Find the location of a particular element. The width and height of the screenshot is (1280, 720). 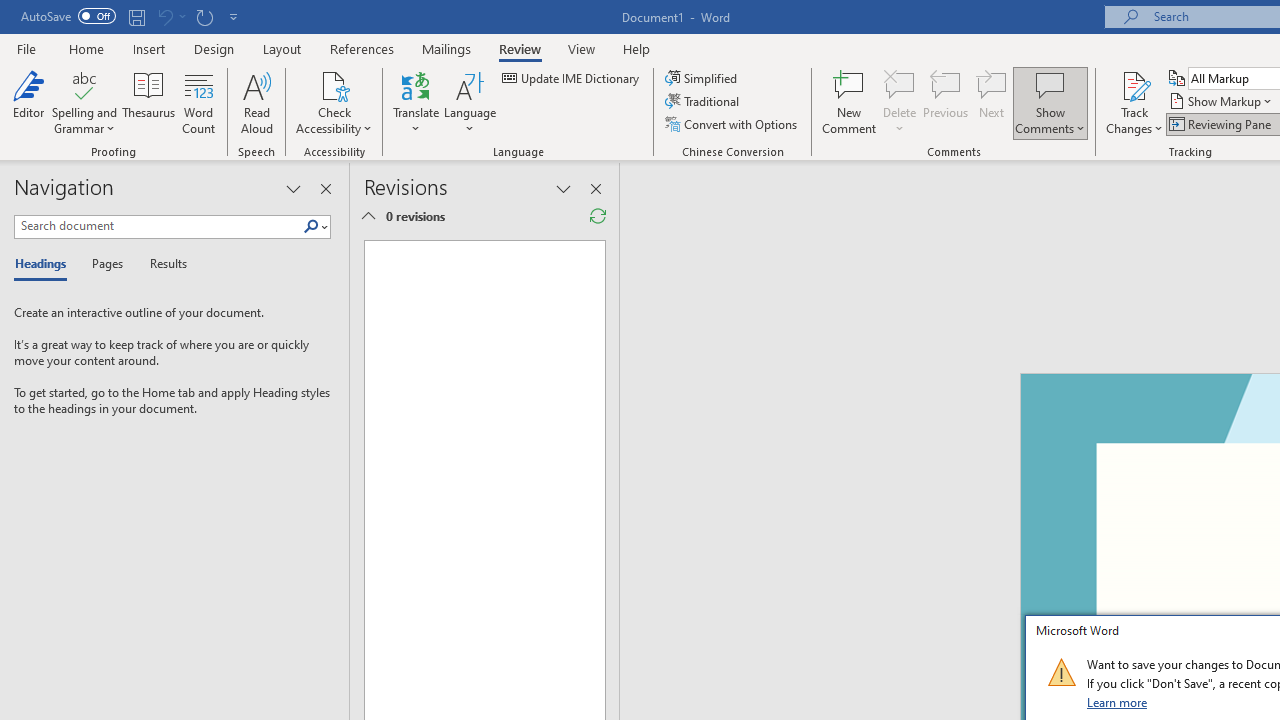

'Track Changes' is located at coordinates (1134, 103).